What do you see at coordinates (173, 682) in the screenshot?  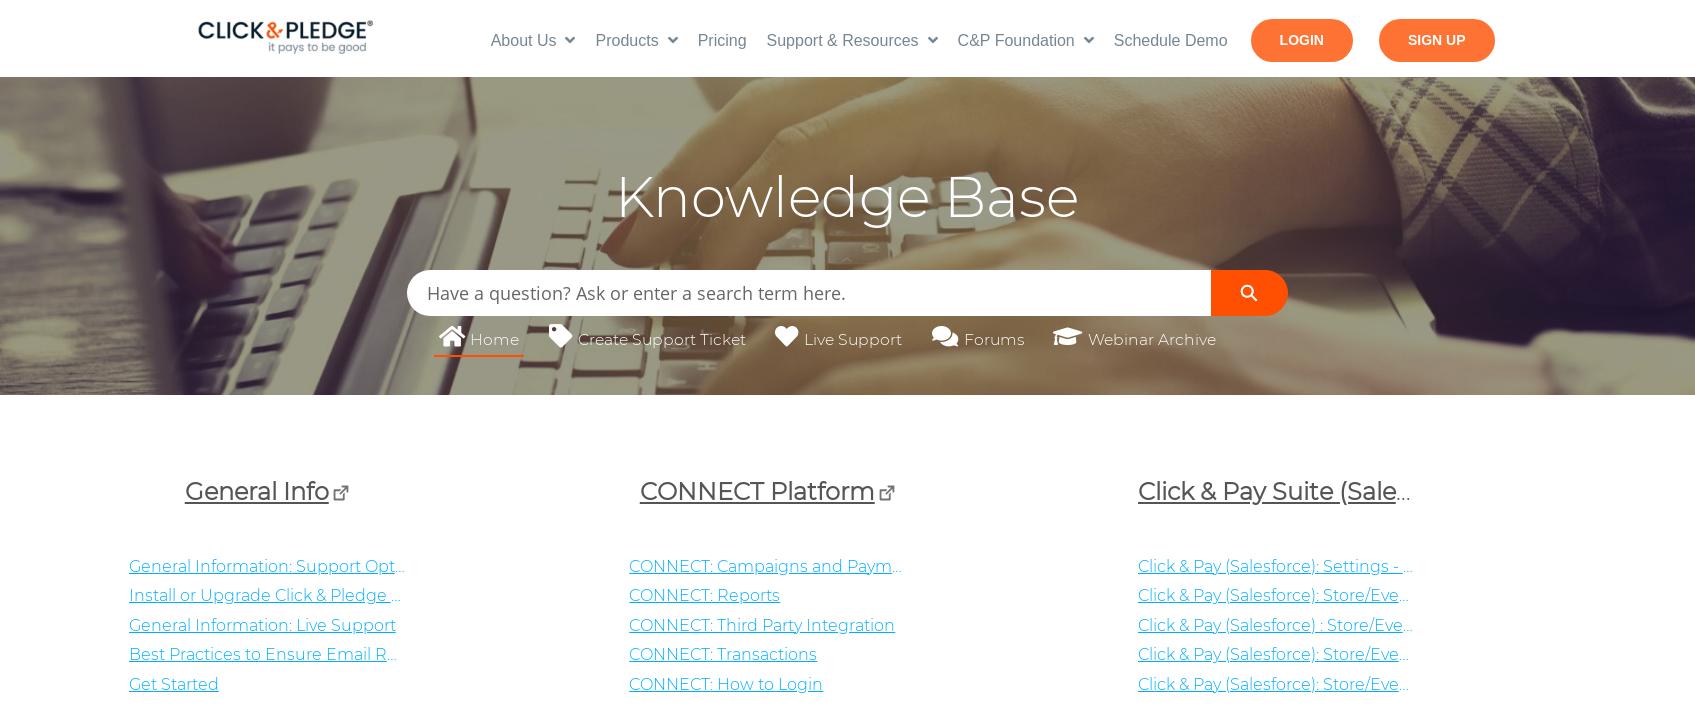 I see `'Get Started'` at bounding box center [173, 682].